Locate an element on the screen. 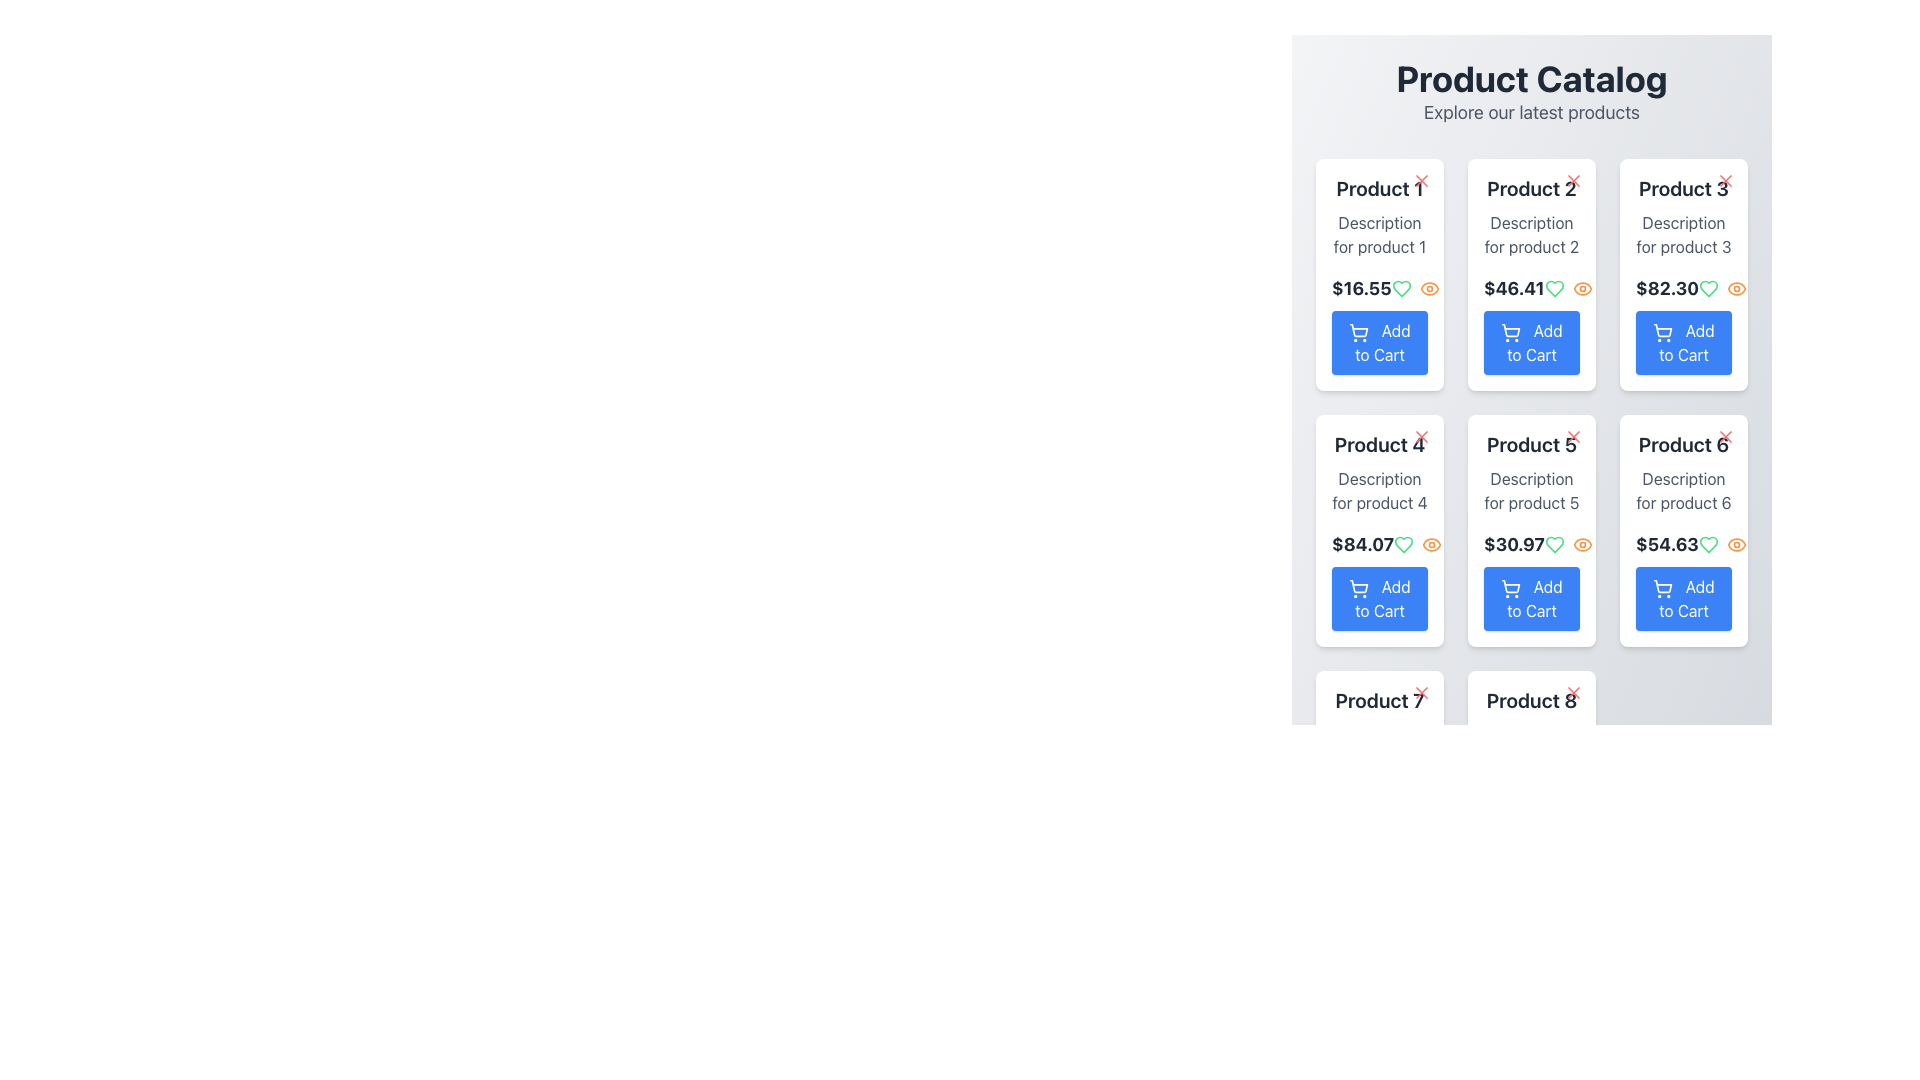  the 'Add to Cart' button with a blue background and a shopping cart icon, located in the lower part of the 'Product 6' card is located at coordinates (1683, 597).